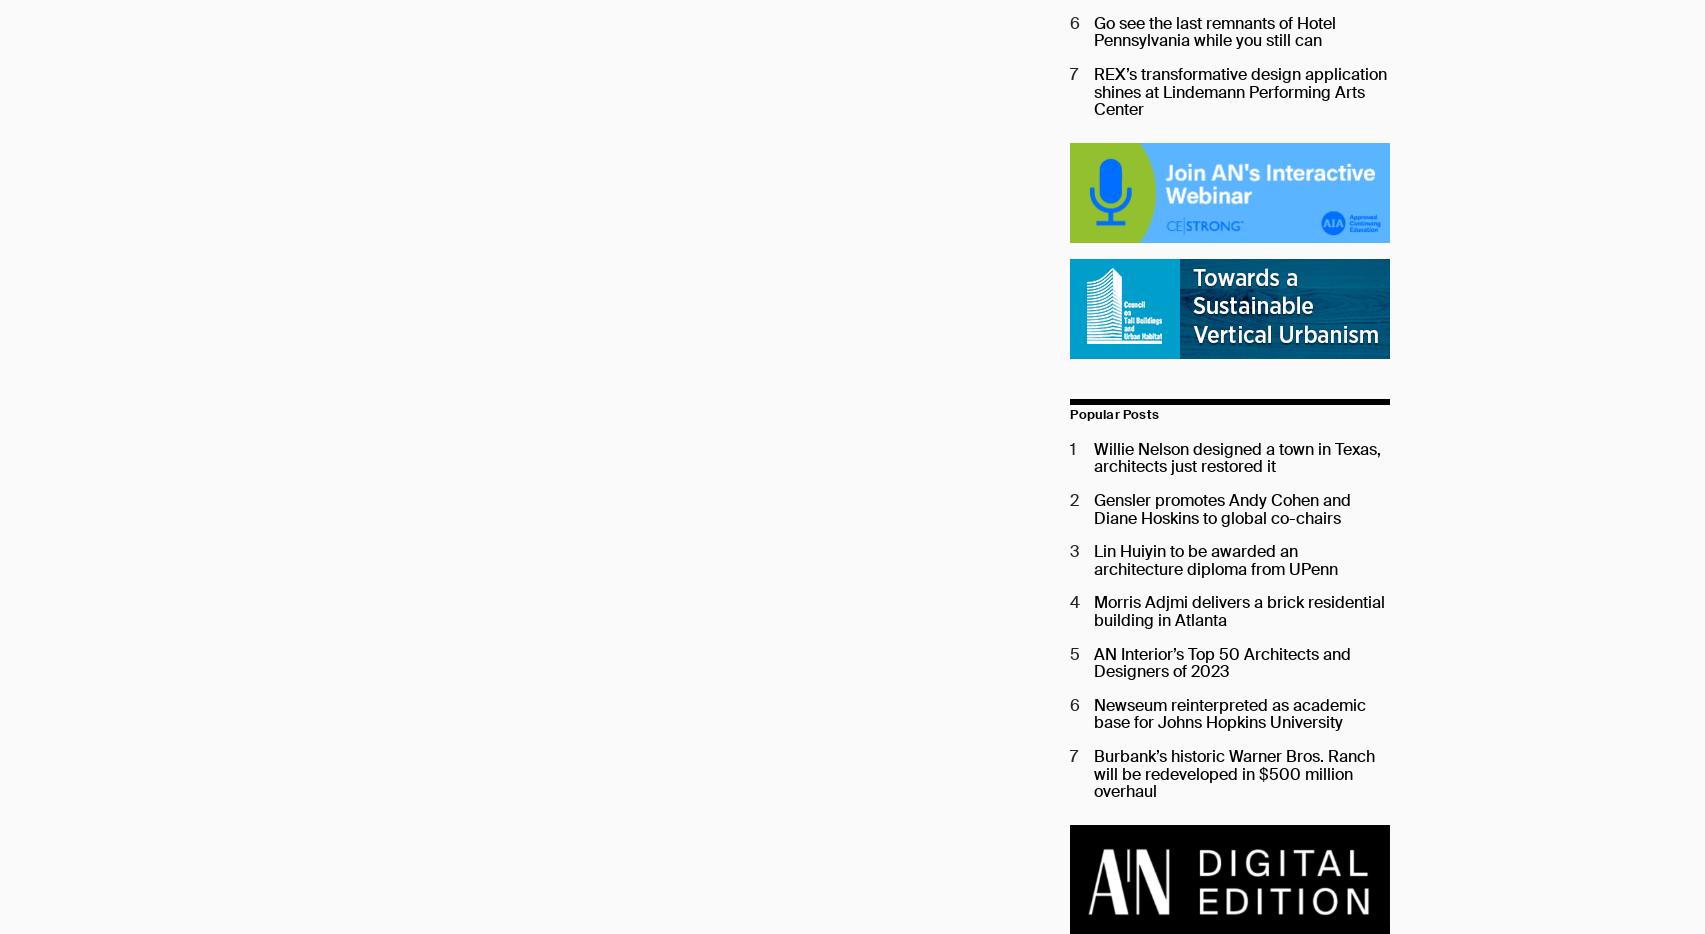  What do you see at coordinates (1092, 91) in the screenshot?
I see `'REX’s transformative design application shines at Lindemann Performing Arts Center'` at bounding box center [1092, 91].